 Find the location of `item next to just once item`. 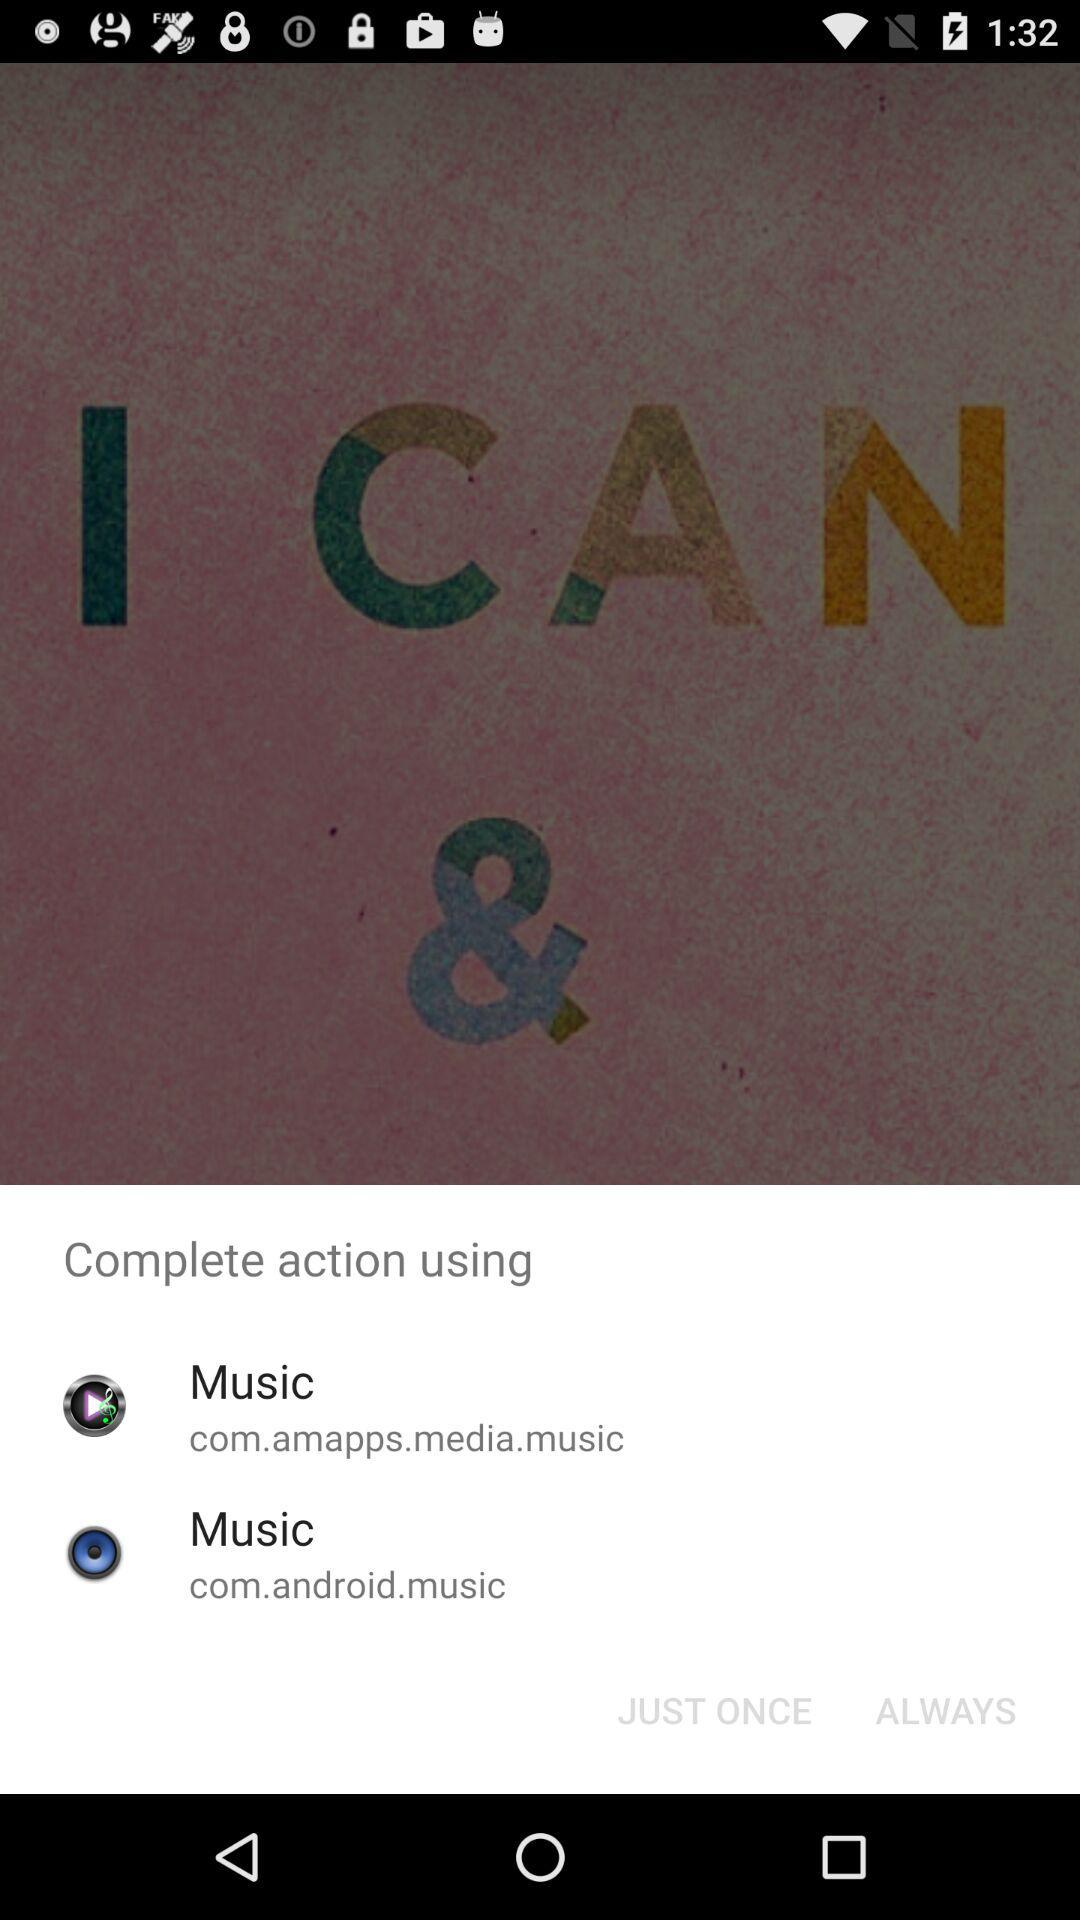

item next to just once item is located at coordinates (945, 1708).